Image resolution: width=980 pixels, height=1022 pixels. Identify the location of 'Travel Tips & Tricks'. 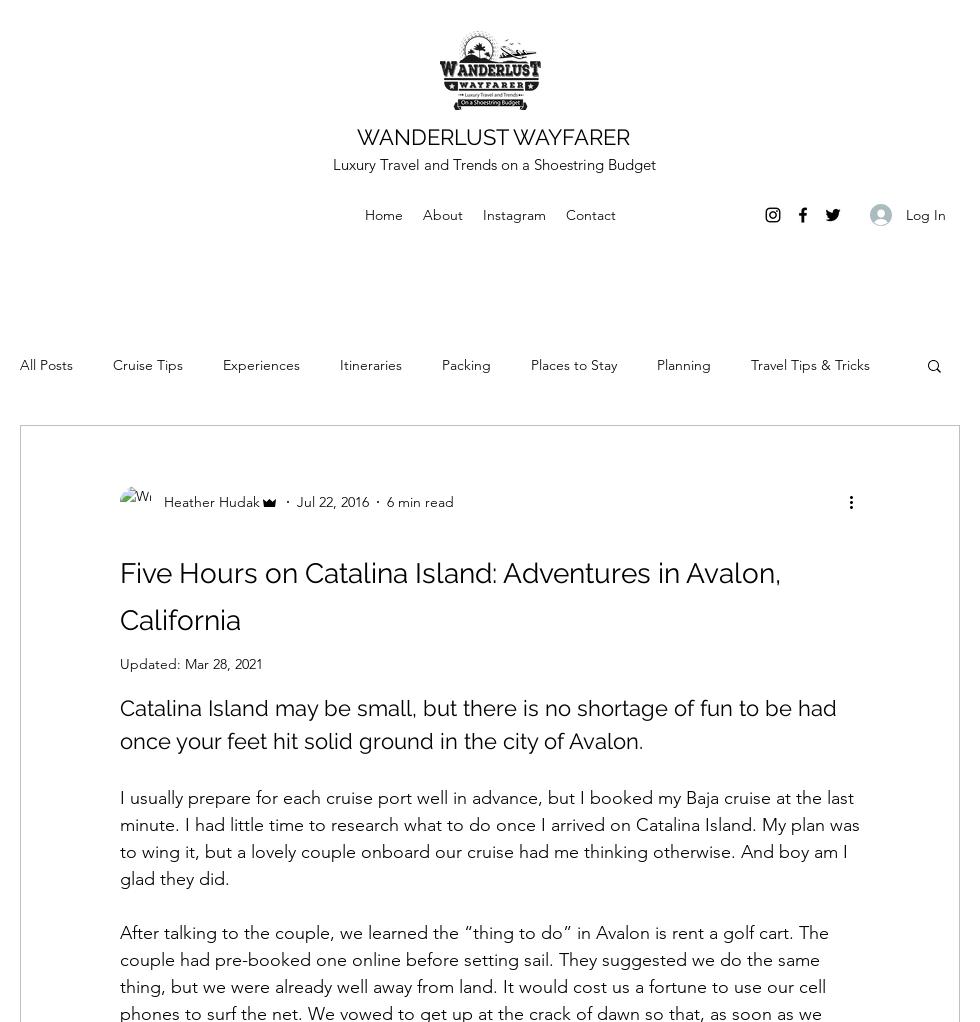
(810, 364).